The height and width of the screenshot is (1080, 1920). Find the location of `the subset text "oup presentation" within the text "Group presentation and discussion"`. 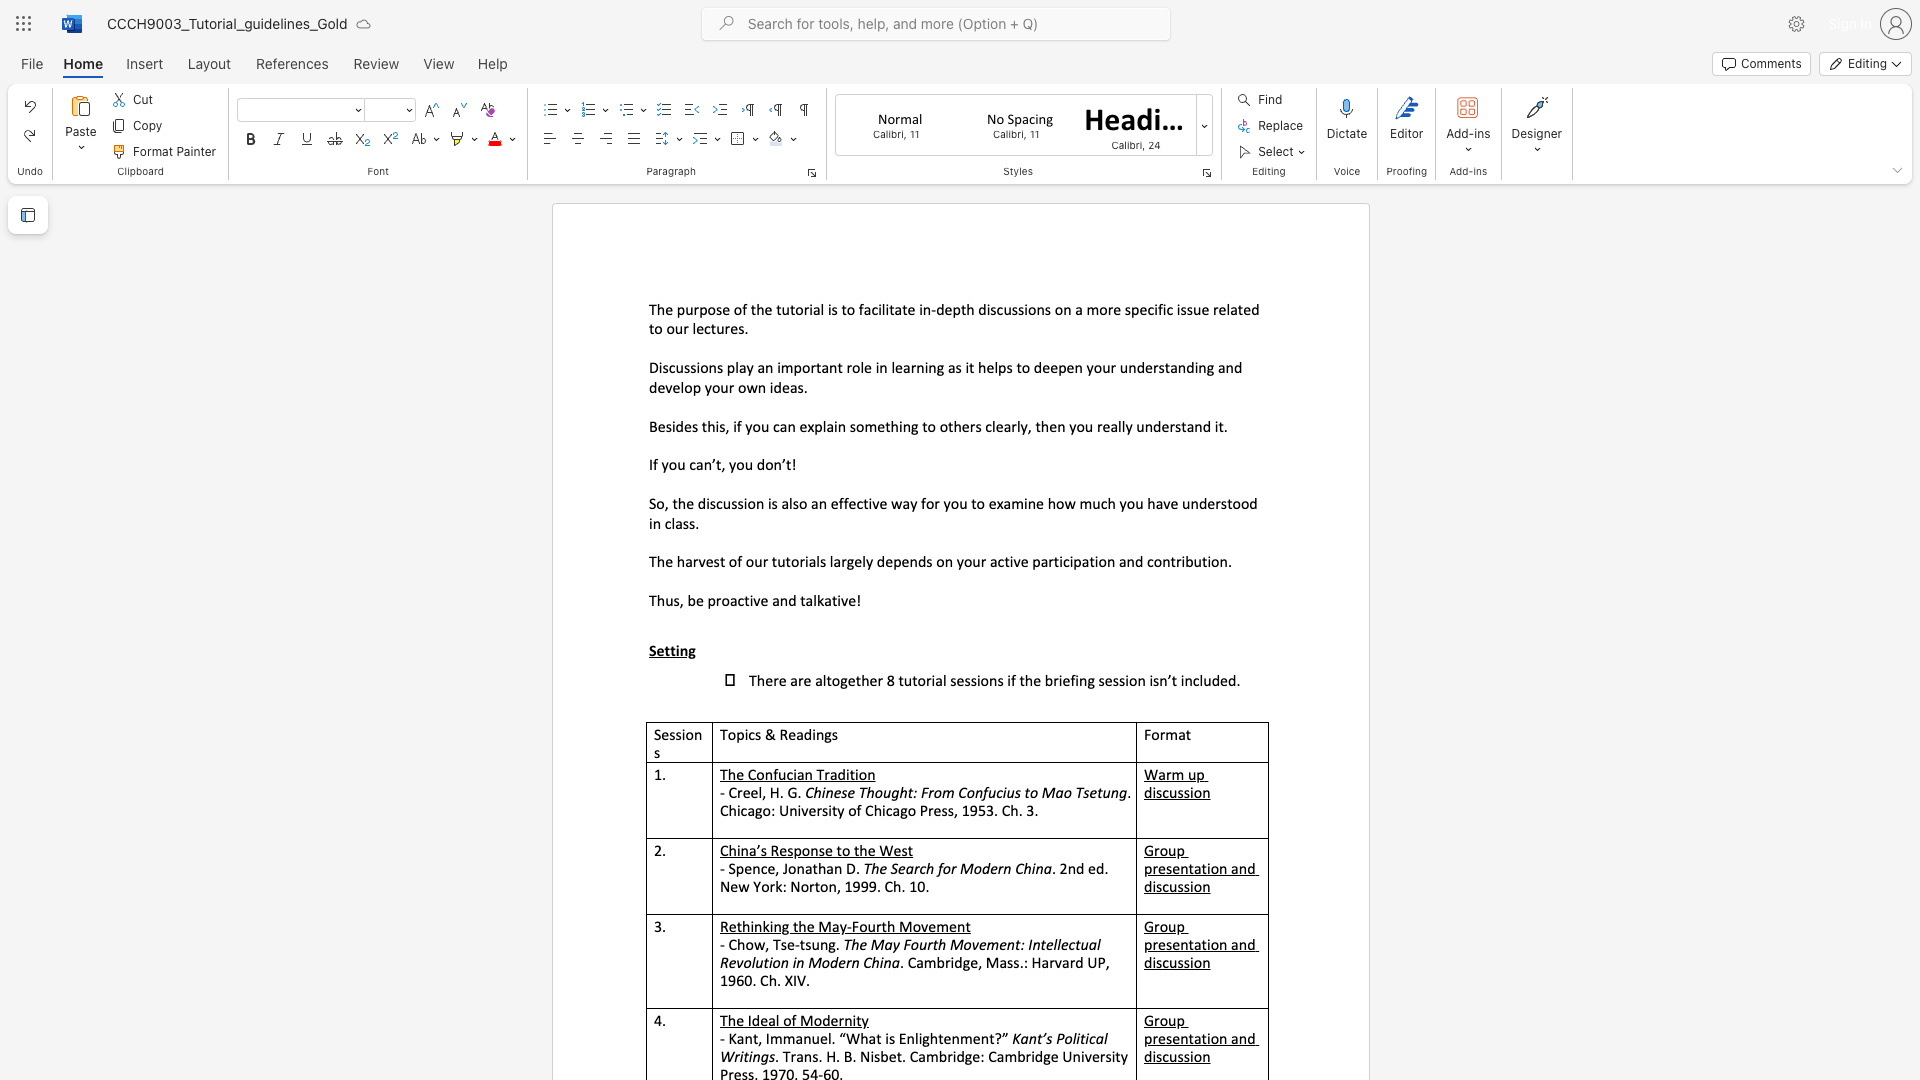

the subset text "oup presentation" within the text "Group presentation and discussion" is located at coordinates (1159, 926).